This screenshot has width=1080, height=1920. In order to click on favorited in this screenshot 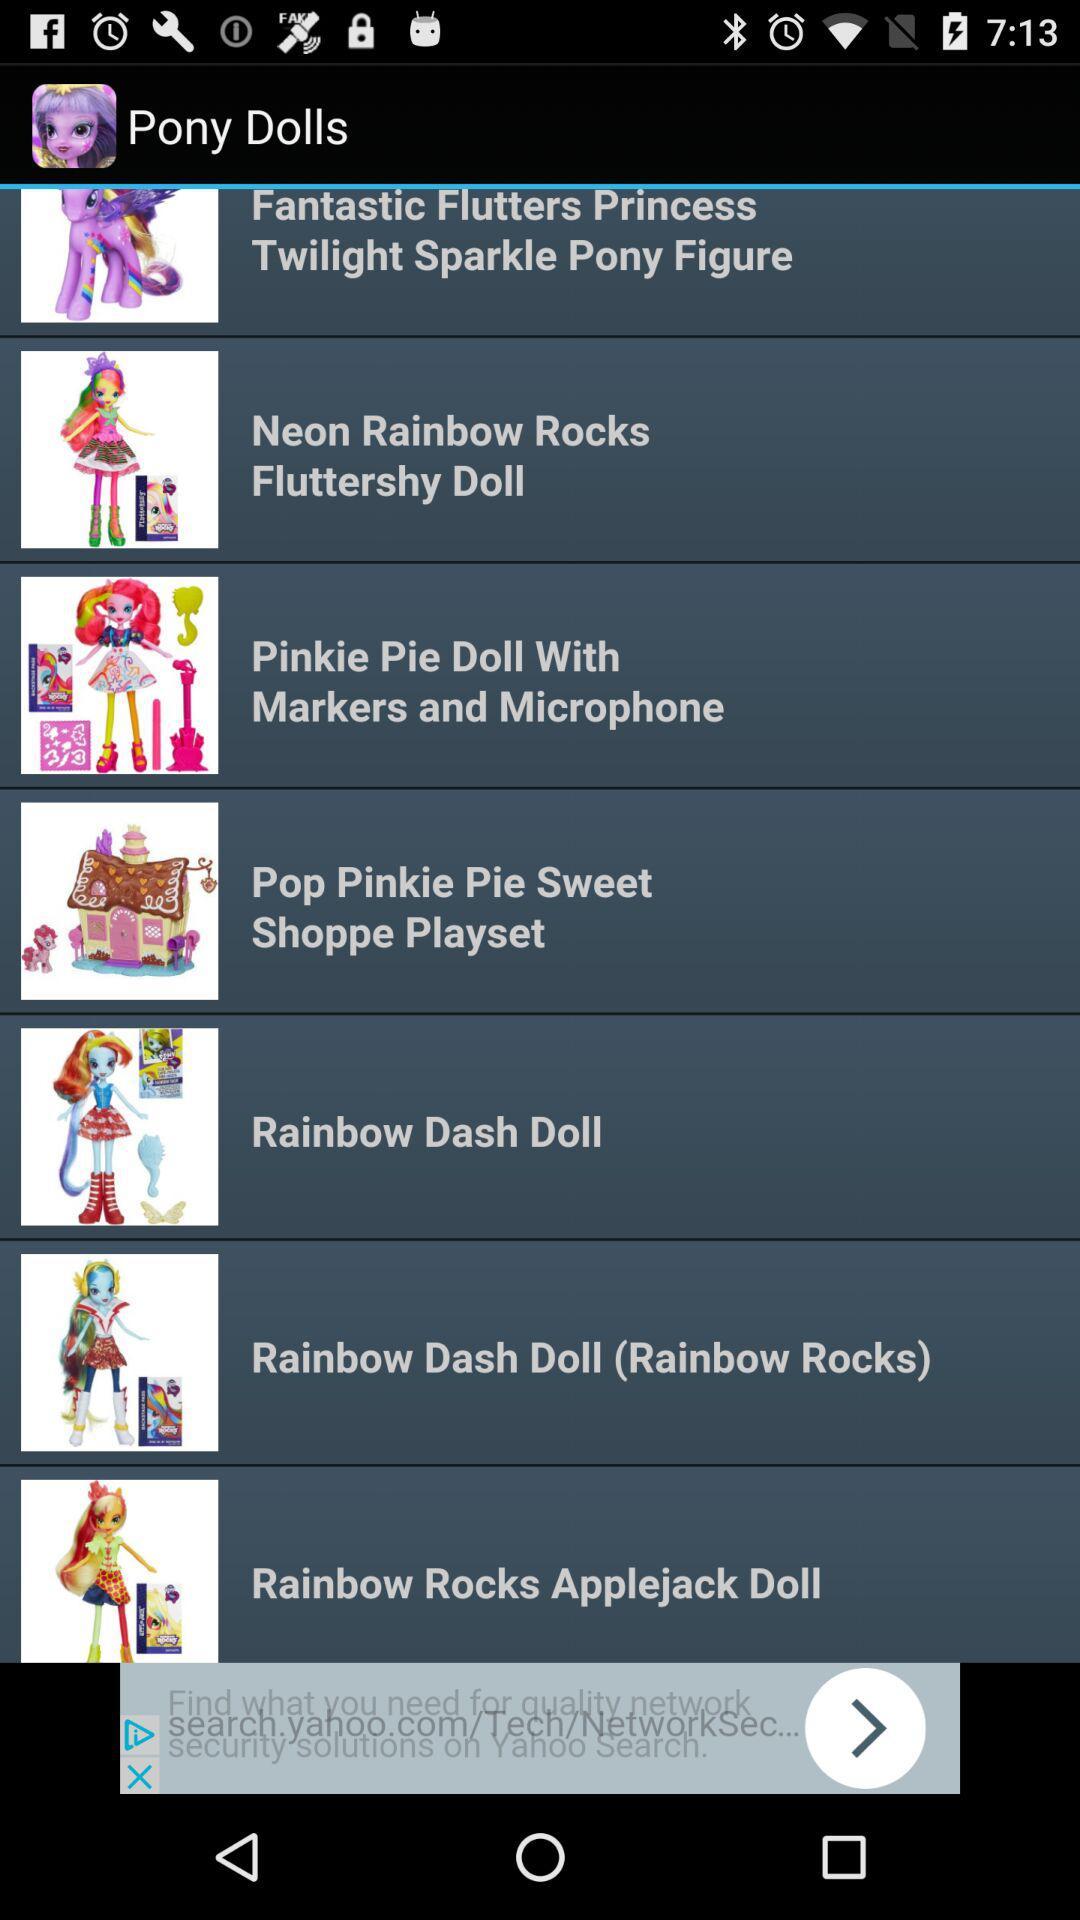, I will do `click(540, 1727)`.